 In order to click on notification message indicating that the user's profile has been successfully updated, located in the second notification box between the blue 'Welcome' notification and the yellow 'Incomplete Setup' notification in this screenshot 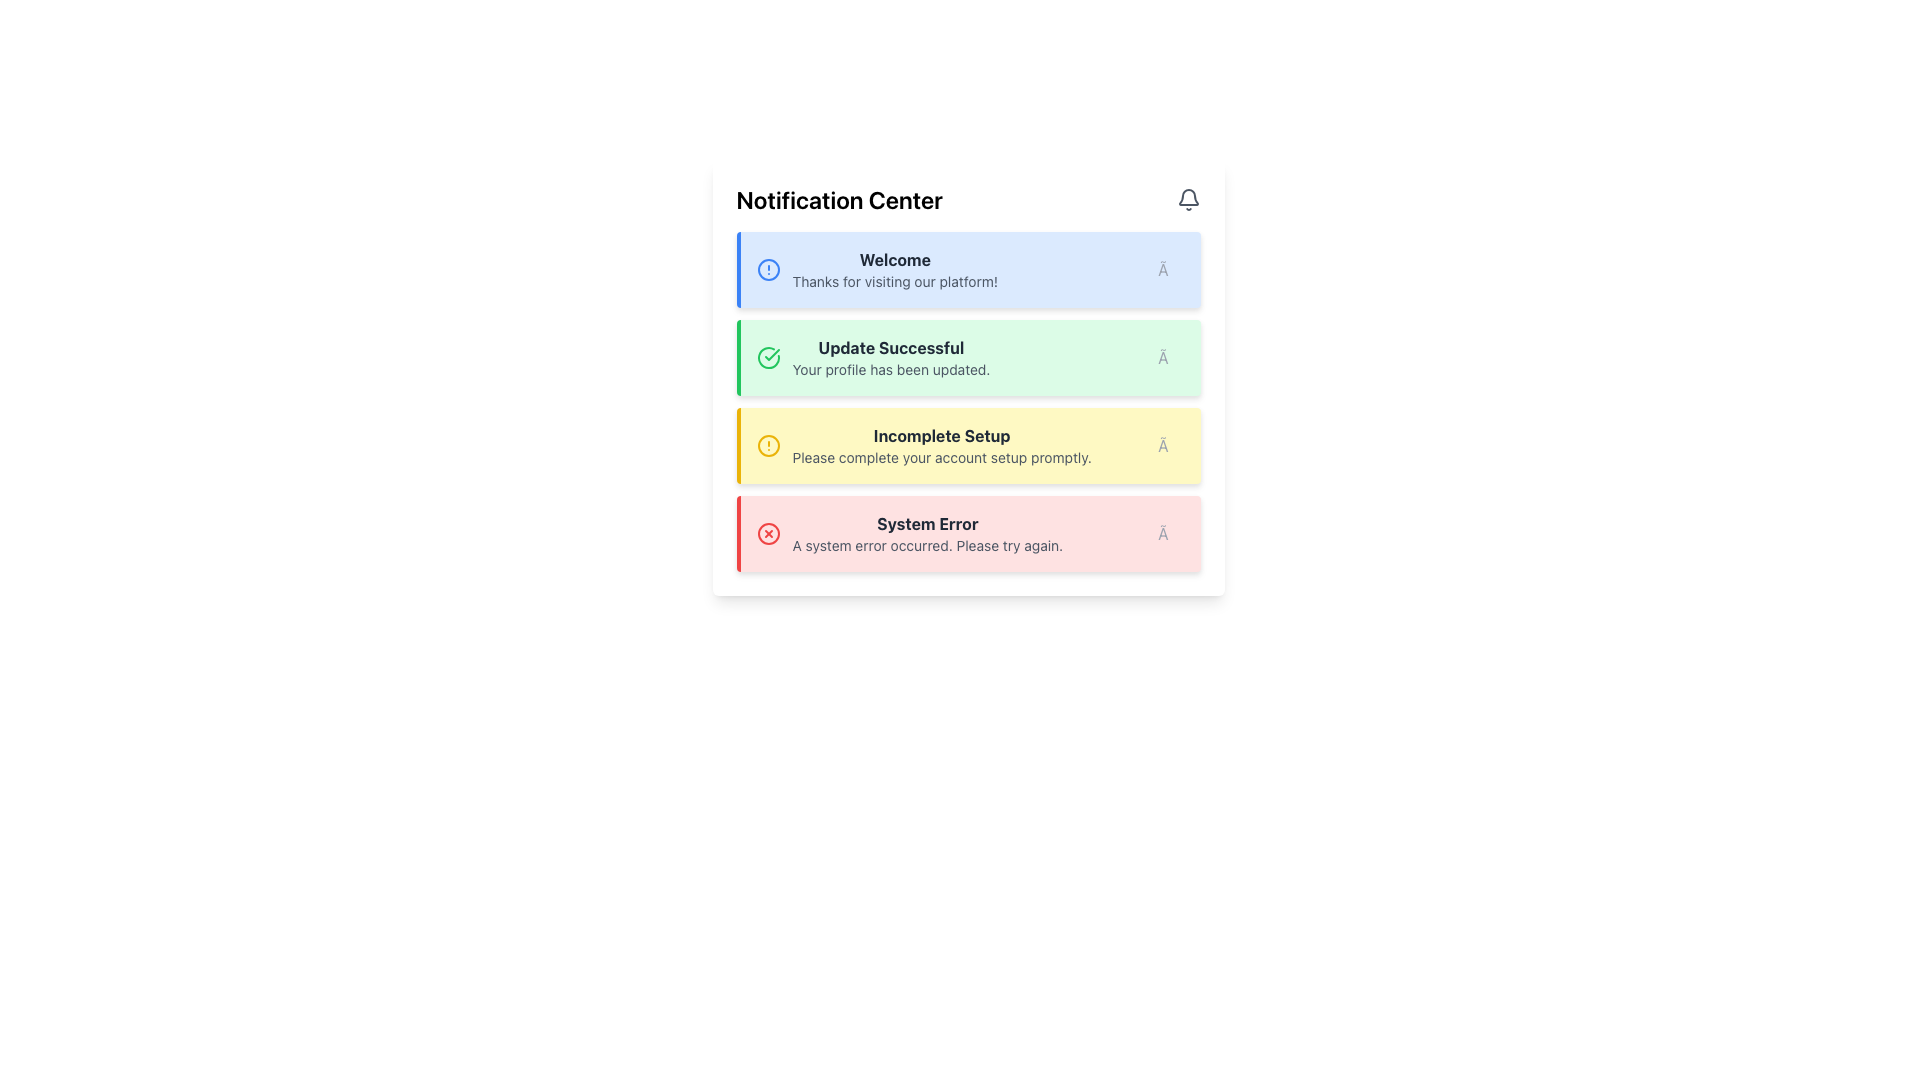, I will do `click(890, 357)`.